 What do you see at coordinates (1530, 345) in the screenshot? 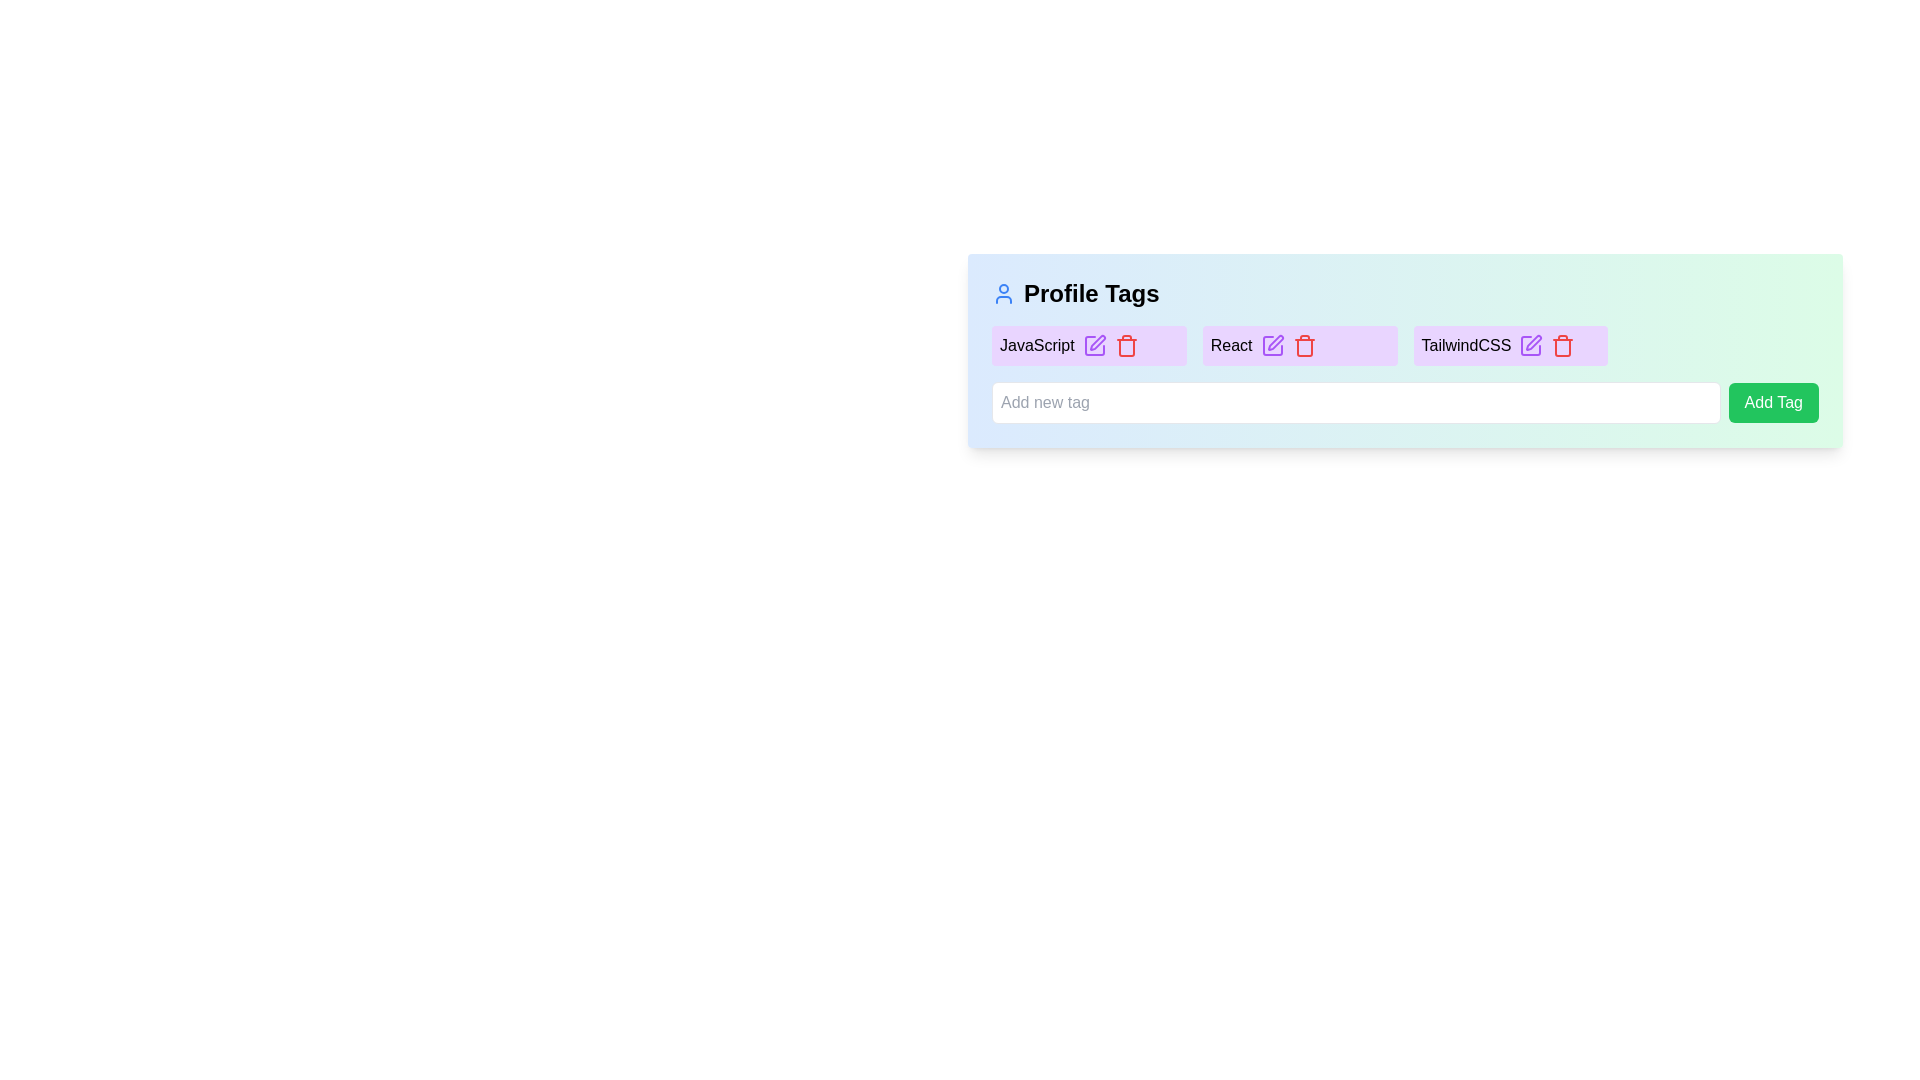
I see `the edit icon button associated with the 'TailwindCSS' tag, which is located in a horizontal list of icons to the left of the delete icon` at bounding box center [1530, 345].